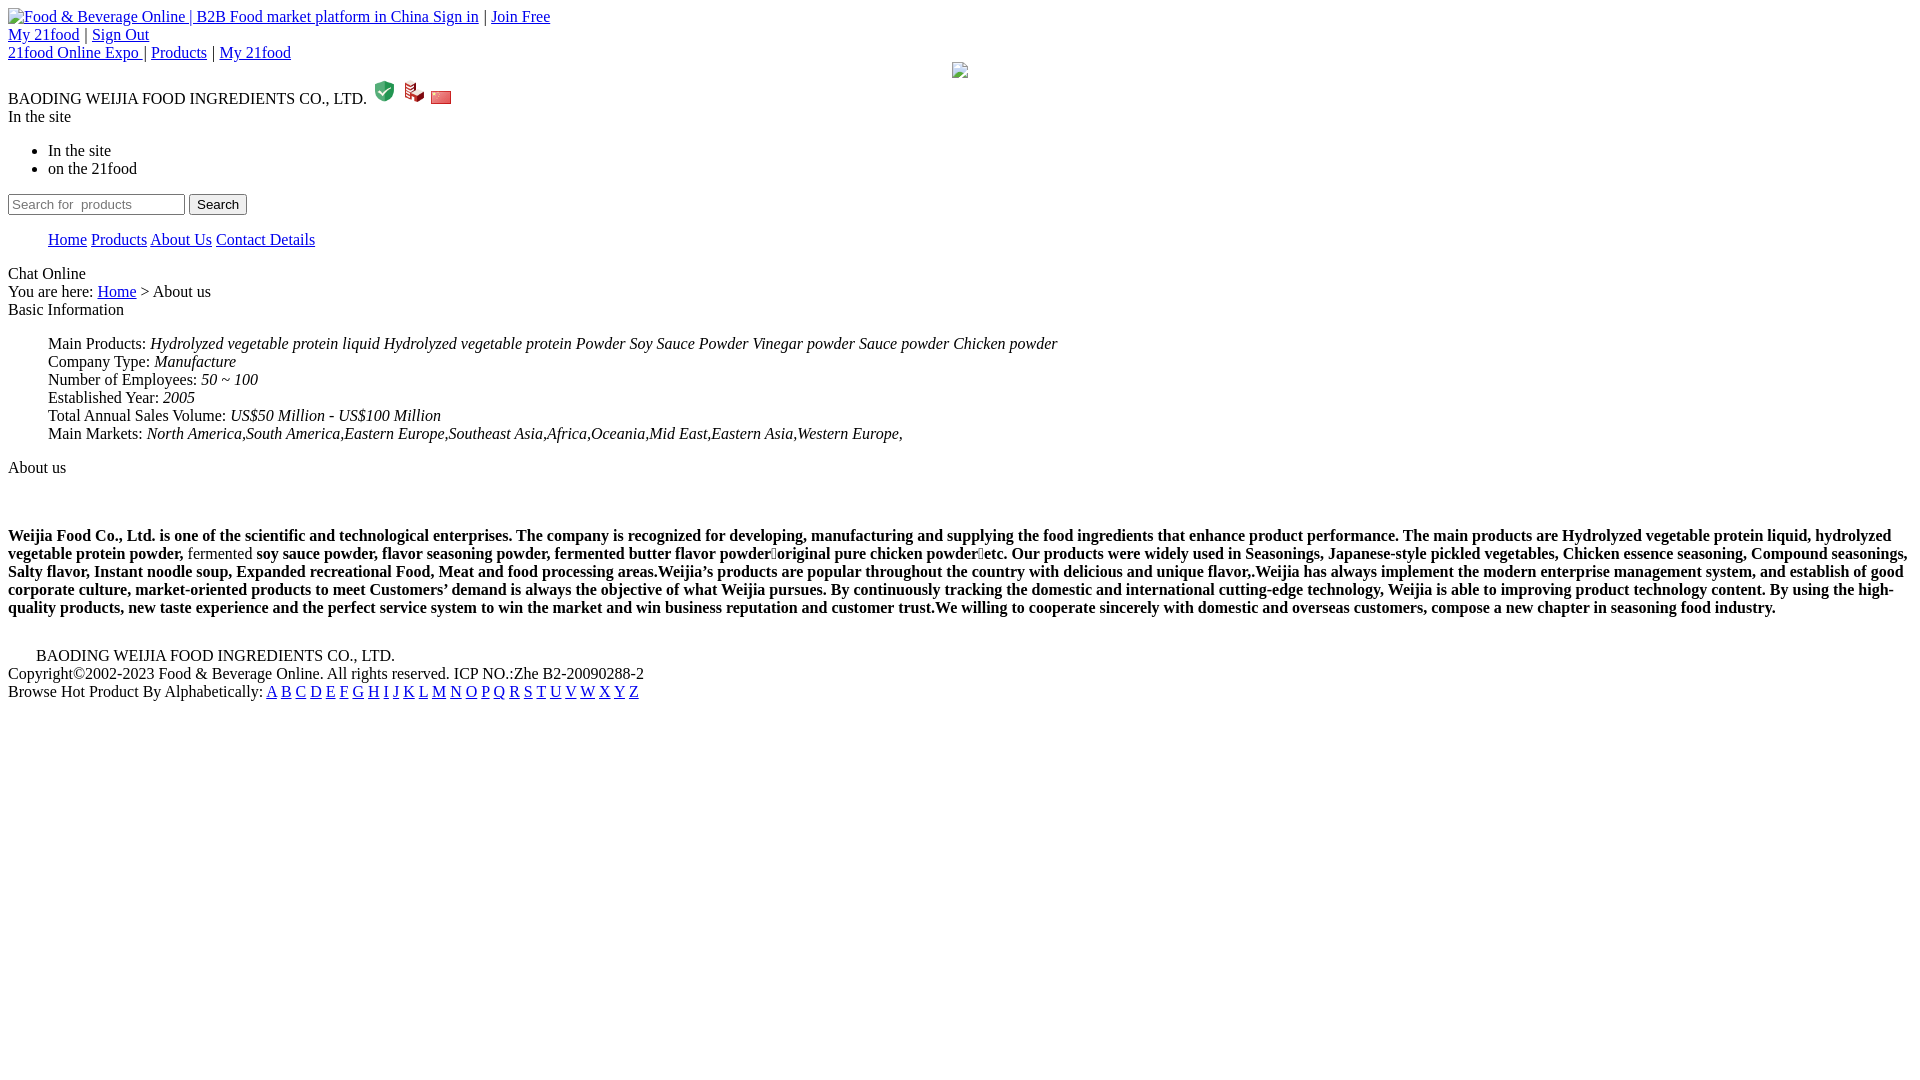 The height and width of the screenshot is (1080, 1920). Describe the element at coordinates (300, 690) in the screenshot. I see `'C'` at that location.